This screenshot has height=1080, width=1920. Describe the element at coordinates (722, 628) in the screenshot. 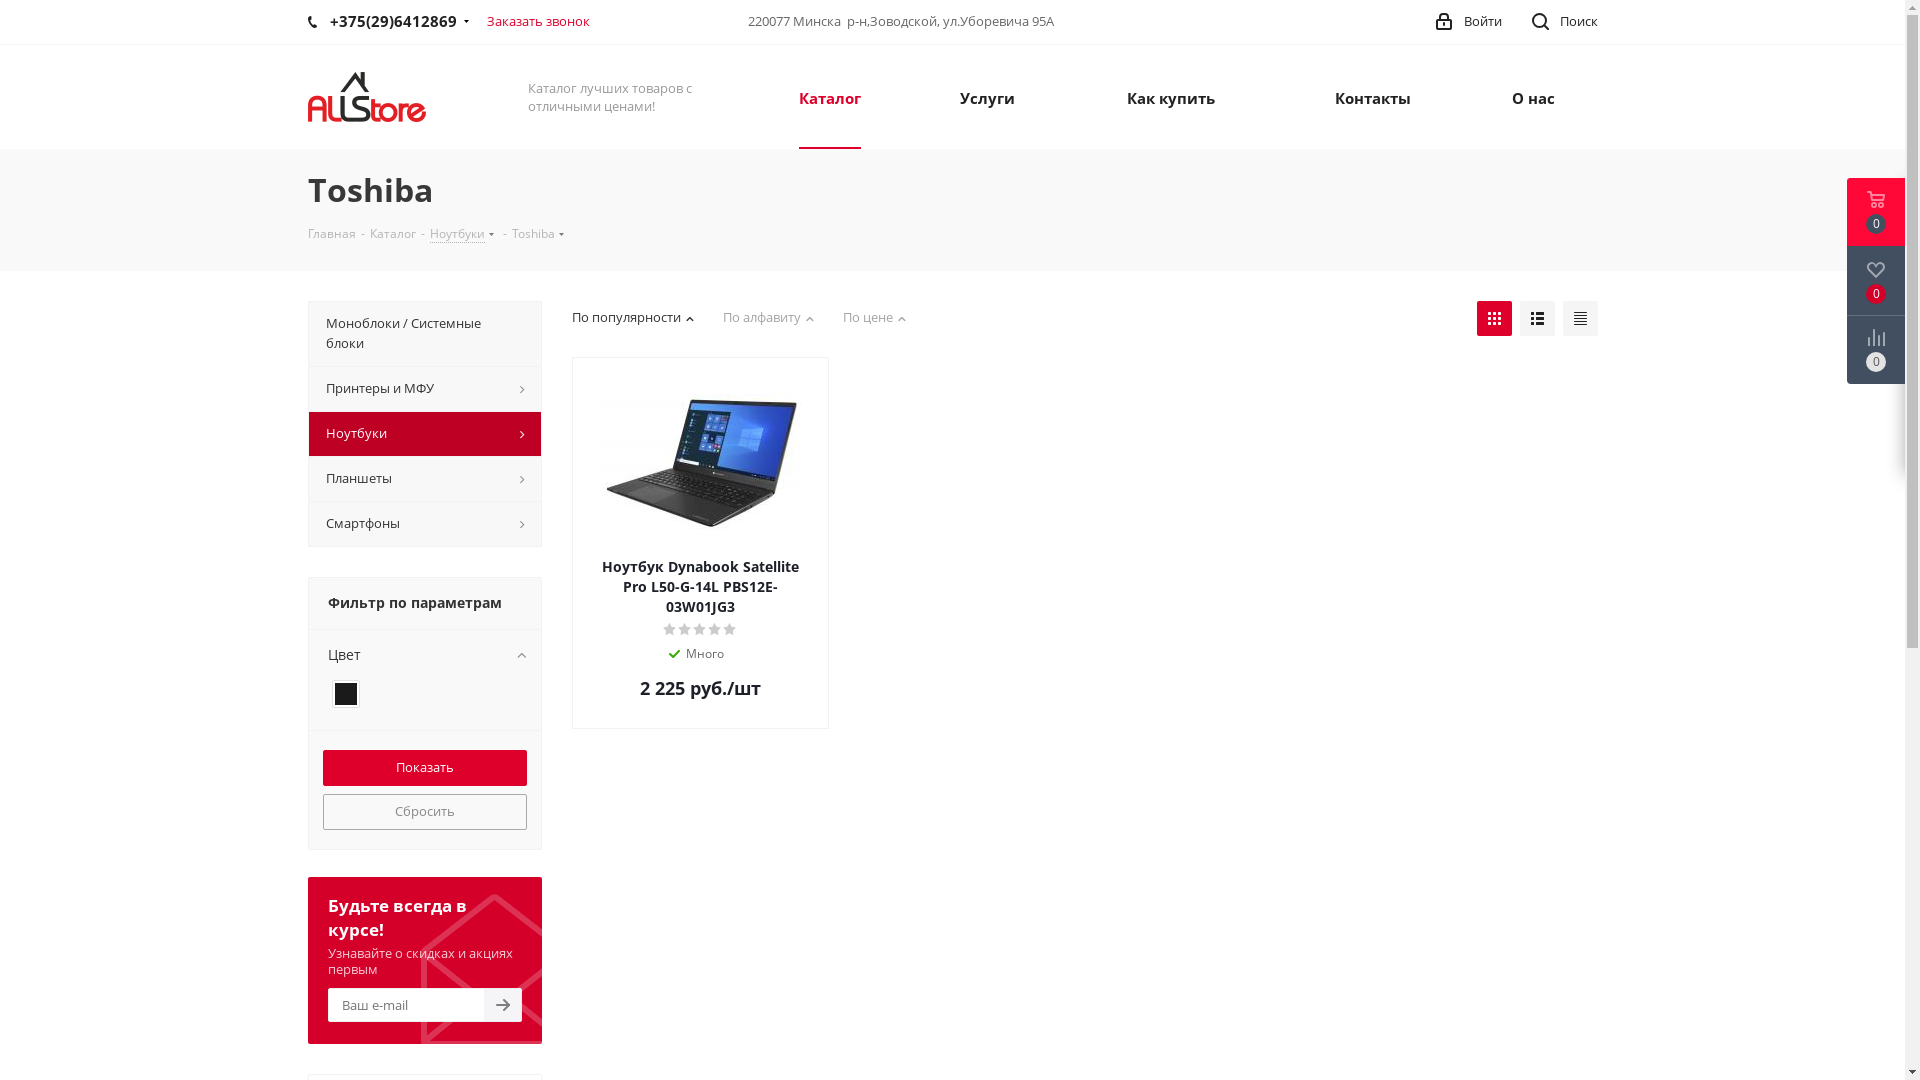

I see `'5'` at that location.